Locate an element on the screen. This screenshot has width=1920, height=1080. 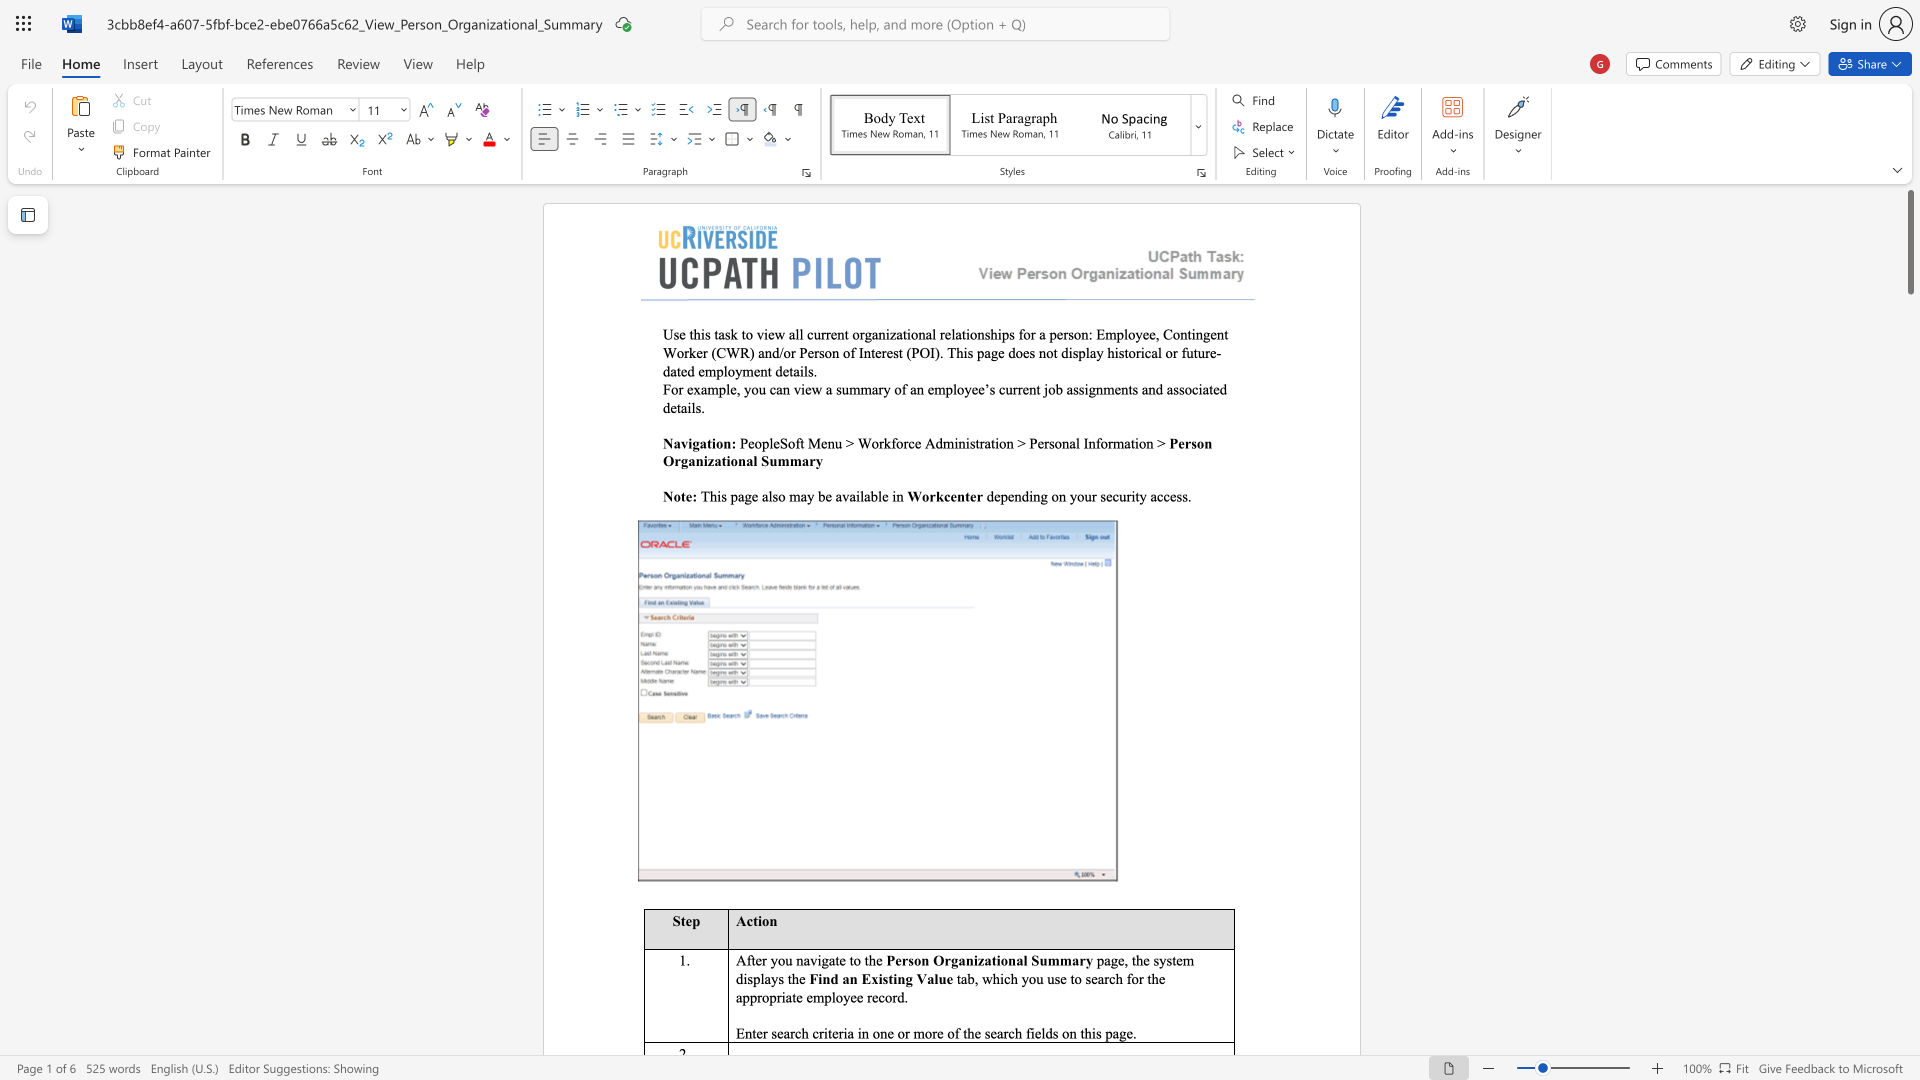
the 1th character "u" in the text is located at coordinates (787, 959).